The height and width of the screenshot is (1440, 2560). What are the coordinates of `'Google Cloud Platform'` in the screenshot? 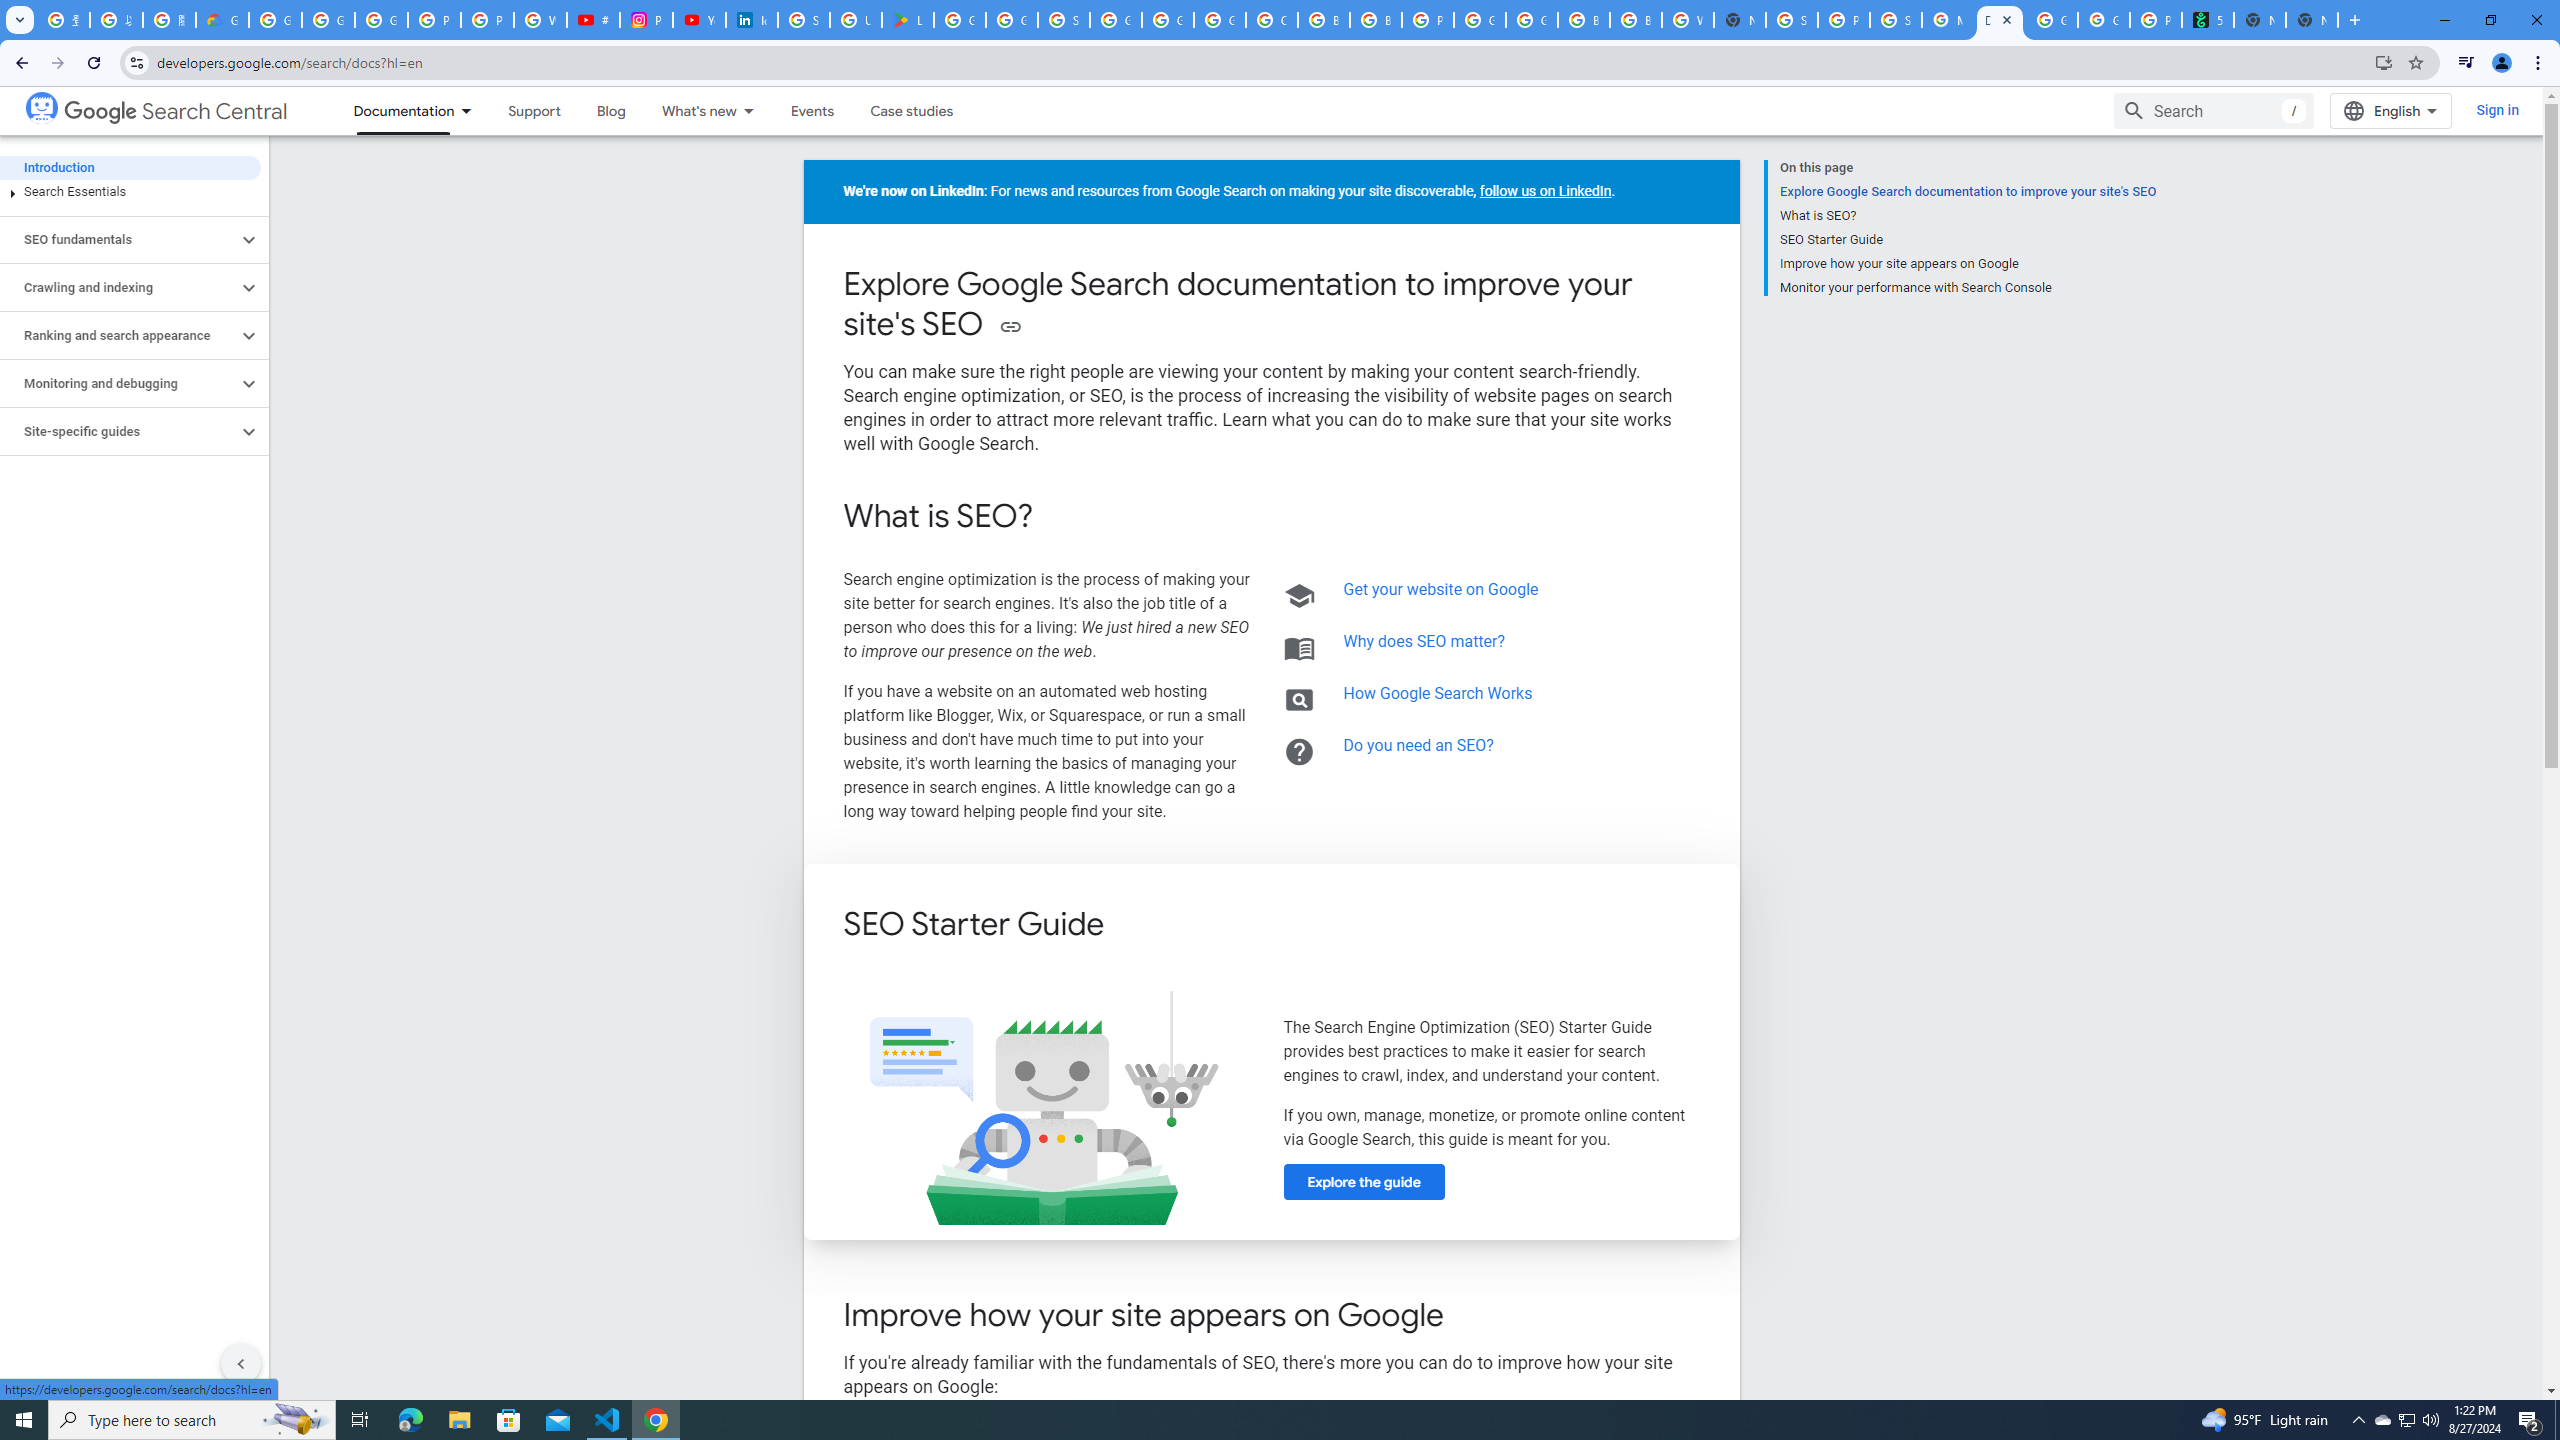 It's located at (1479, 19).